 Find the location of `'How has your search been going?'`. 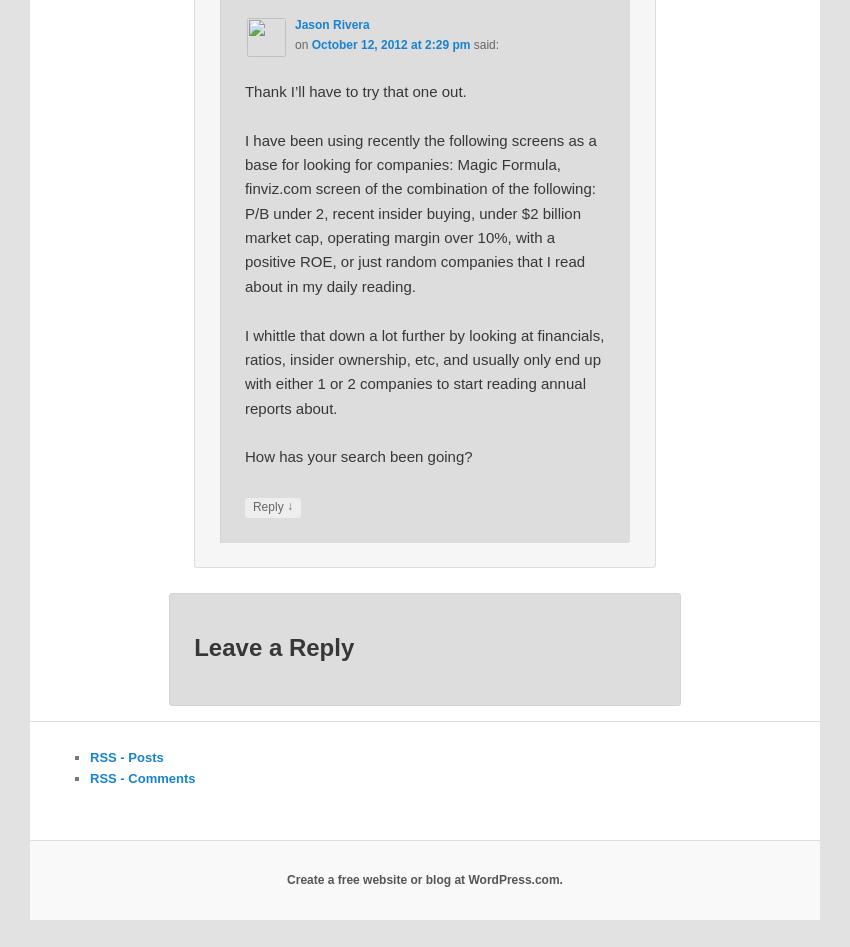

'How has your search been going?' is located at coordinates (357, 456).